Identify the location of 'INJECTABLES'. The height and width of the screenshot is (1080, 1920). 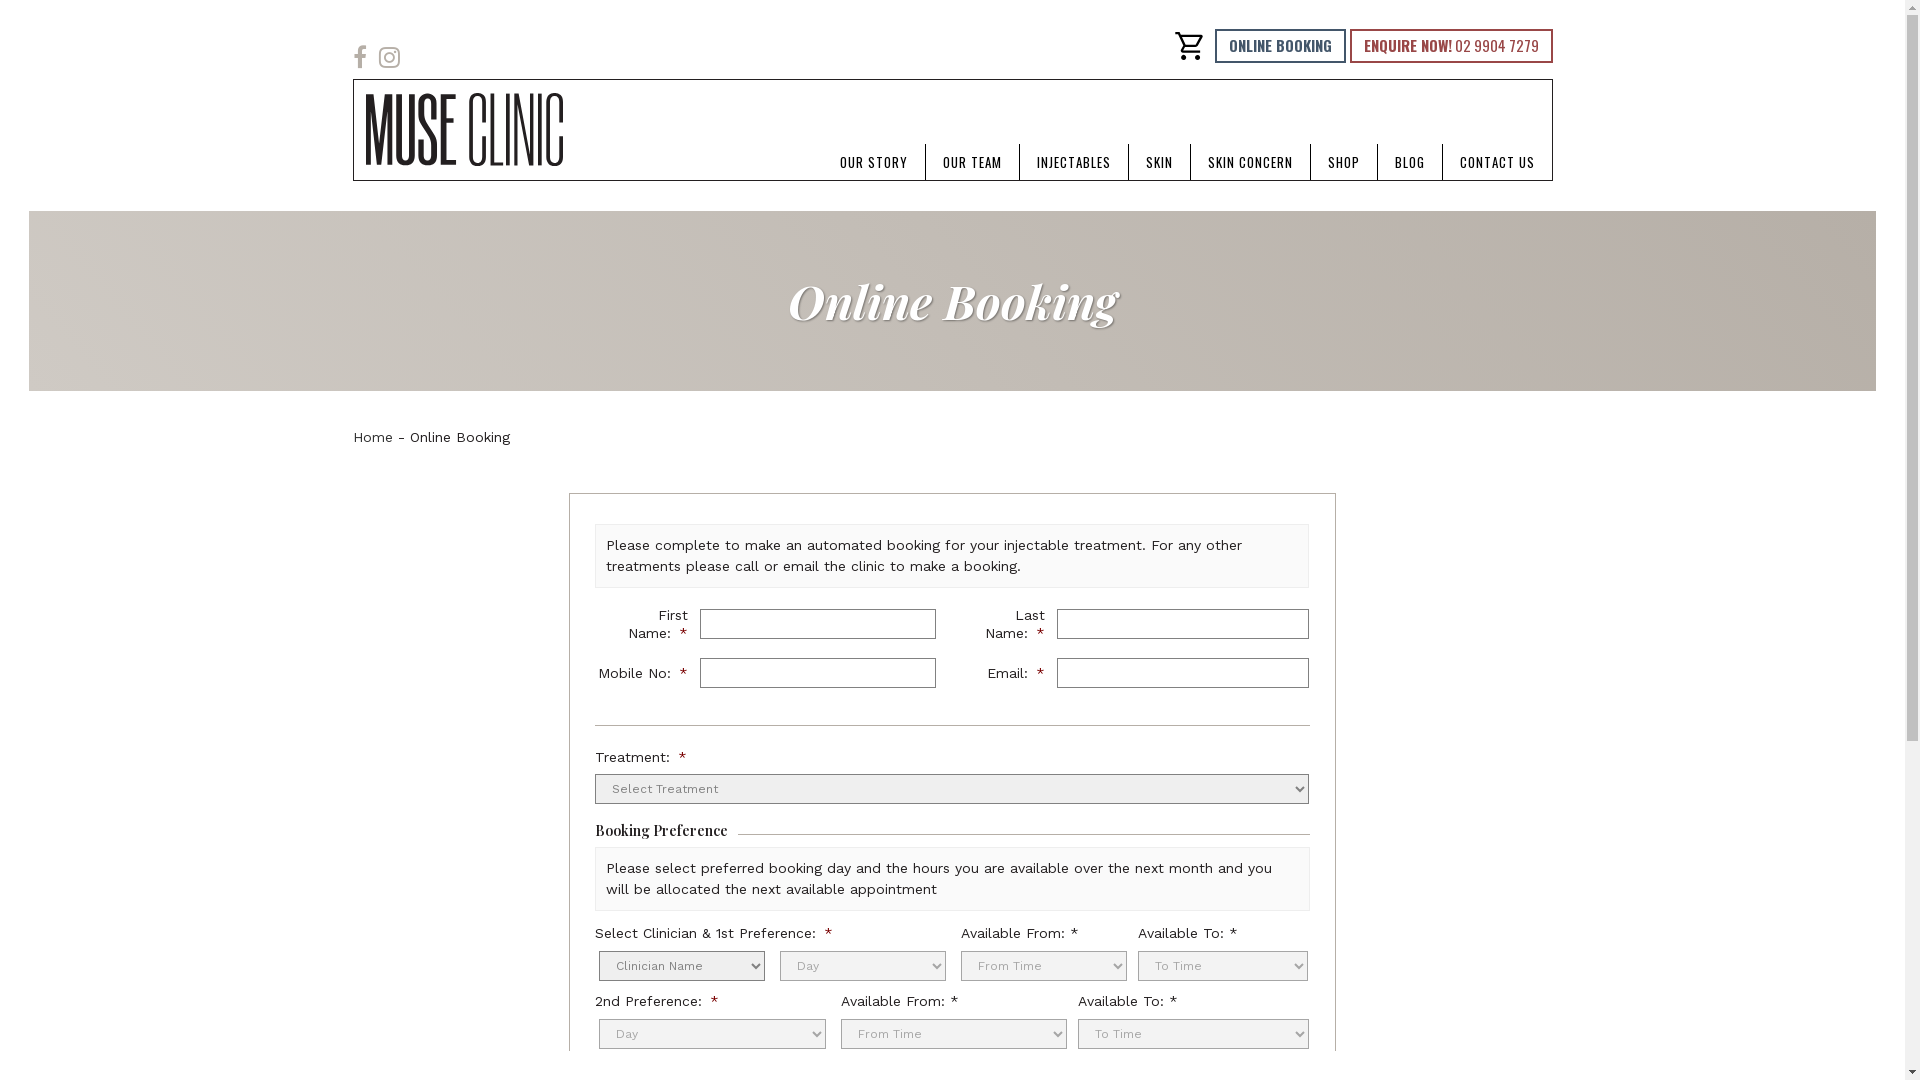
(1073, 161).